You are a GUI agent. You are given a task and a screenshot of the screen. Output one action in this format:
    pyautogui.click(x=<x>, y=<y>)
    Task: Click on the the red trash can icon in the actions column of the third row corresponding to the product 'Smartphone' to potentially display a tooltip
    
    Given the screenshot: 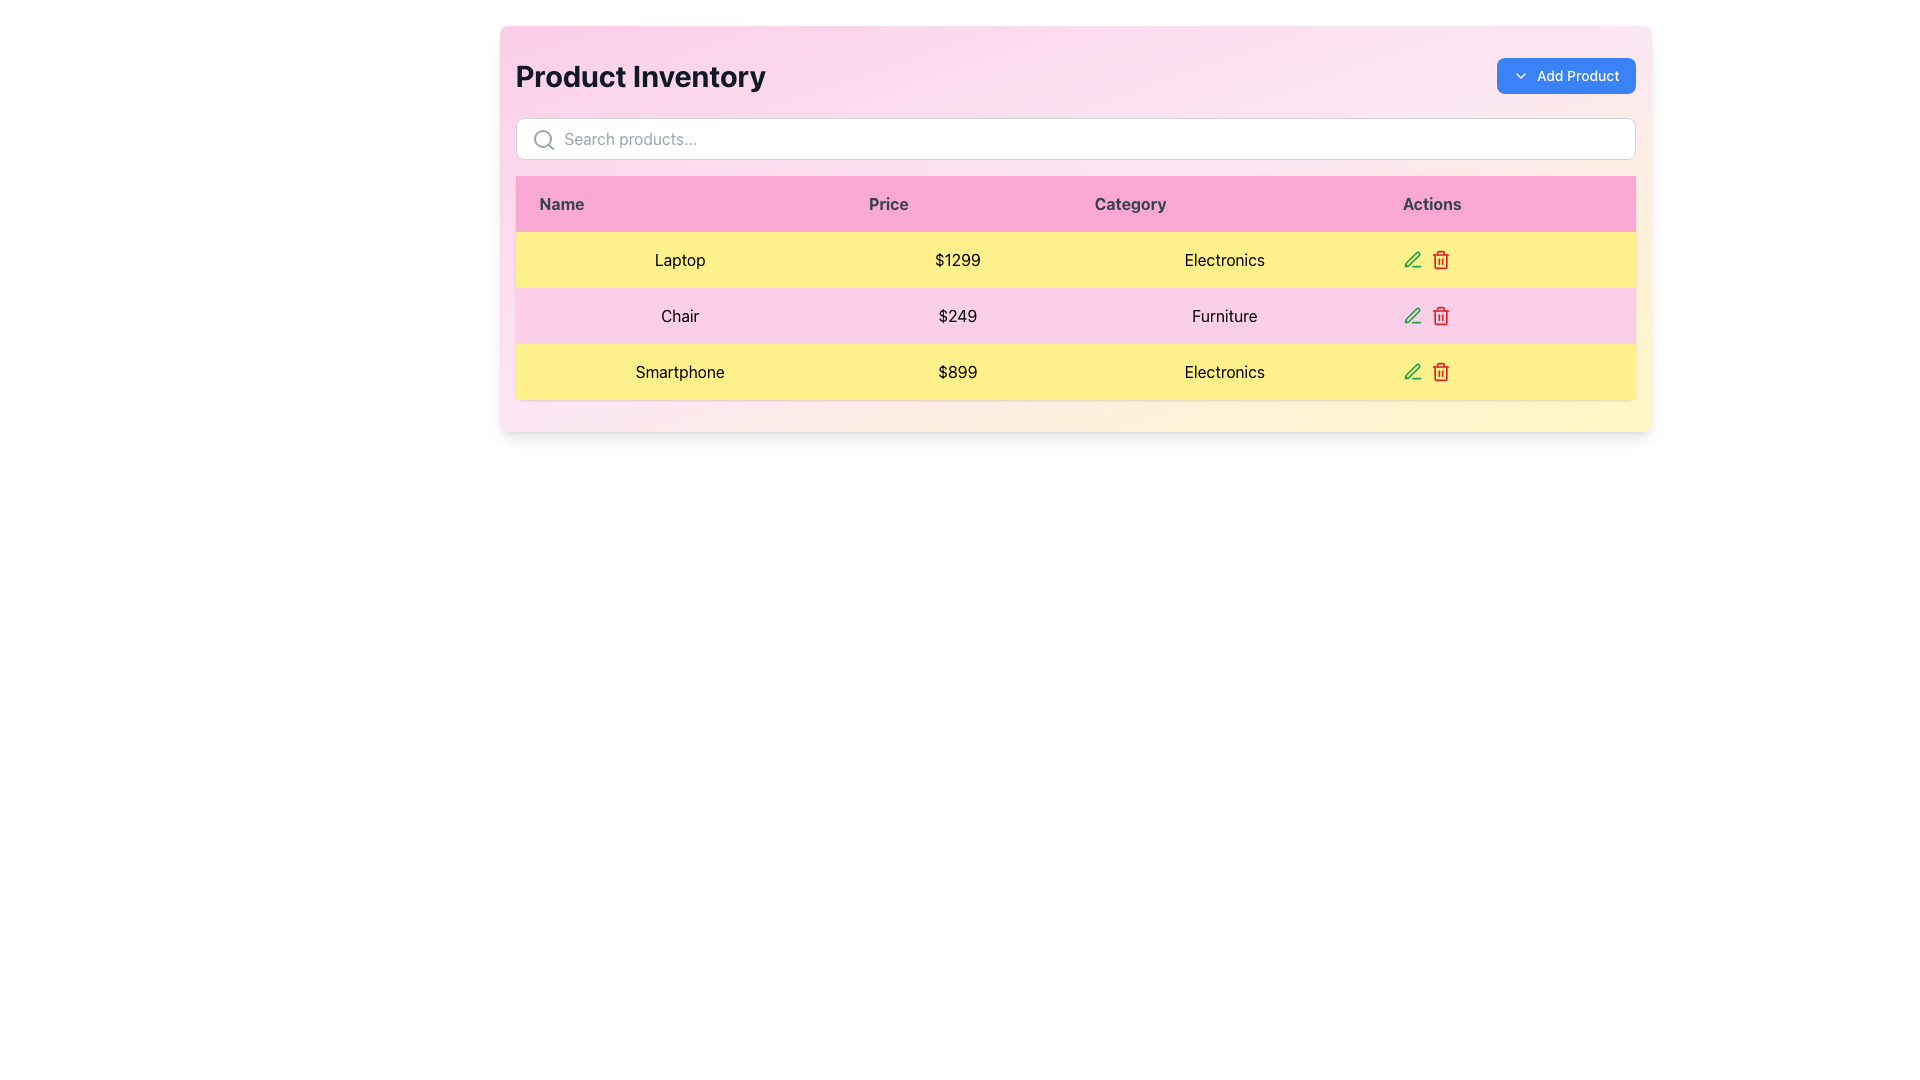 What is the action you would take?
    pyautogui.click(x=1440, y=371)
    